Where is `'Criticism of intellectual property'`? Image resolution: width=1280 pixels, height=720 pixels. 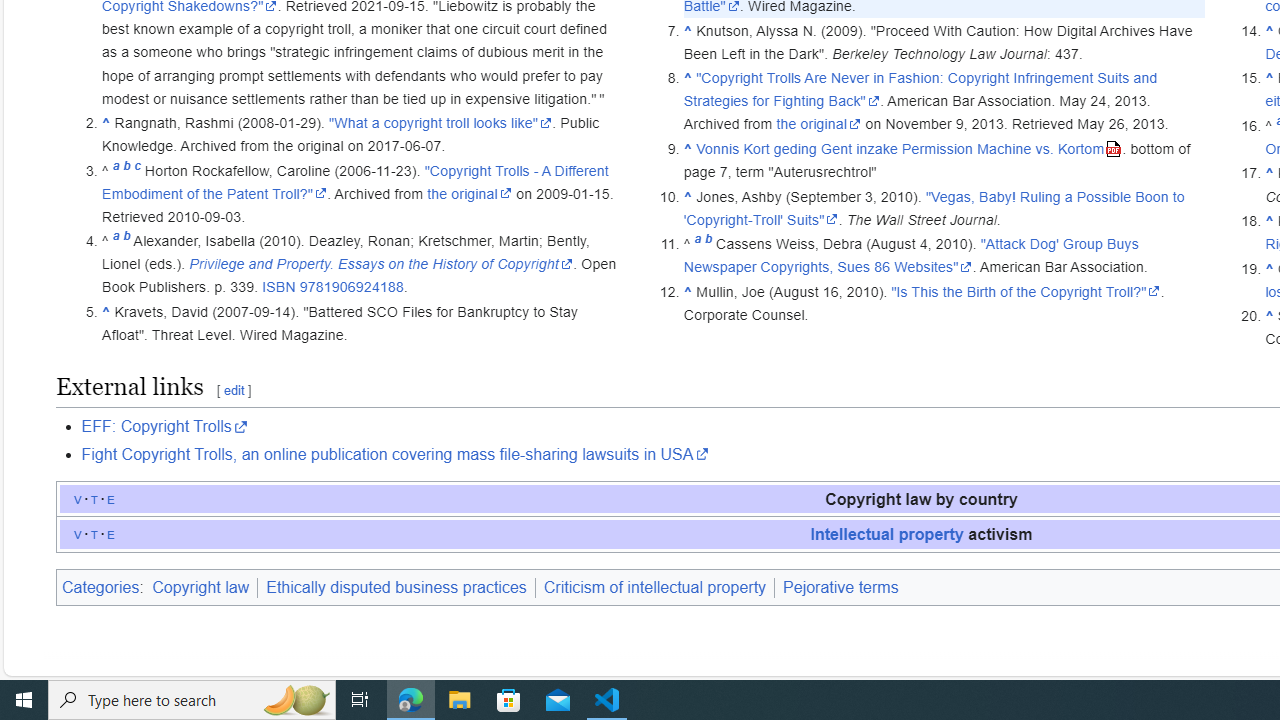
'Criticism of intellectual property' is located at coordinates (654, 586).